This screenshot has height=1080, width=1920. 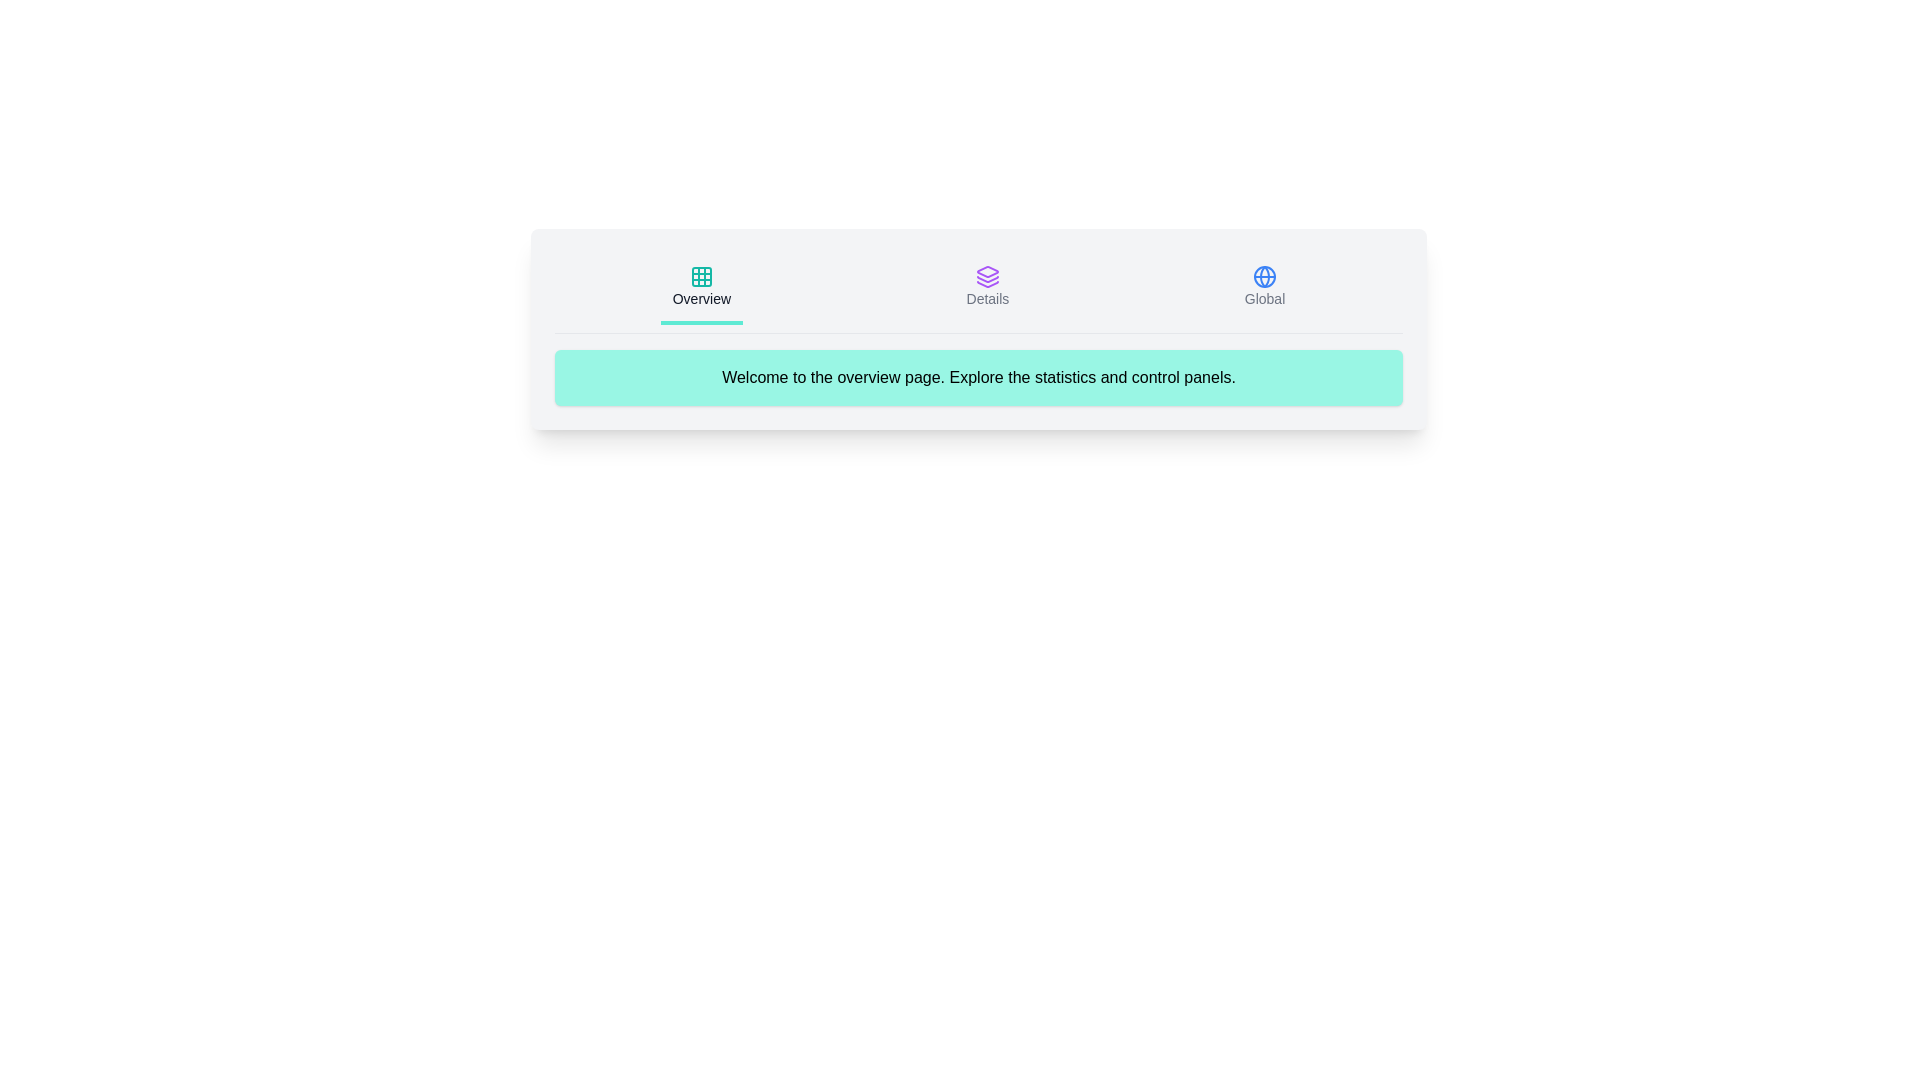 I want to click on the tab labeled Details to switch to the corresponding tab, so click(x=987, y=289).